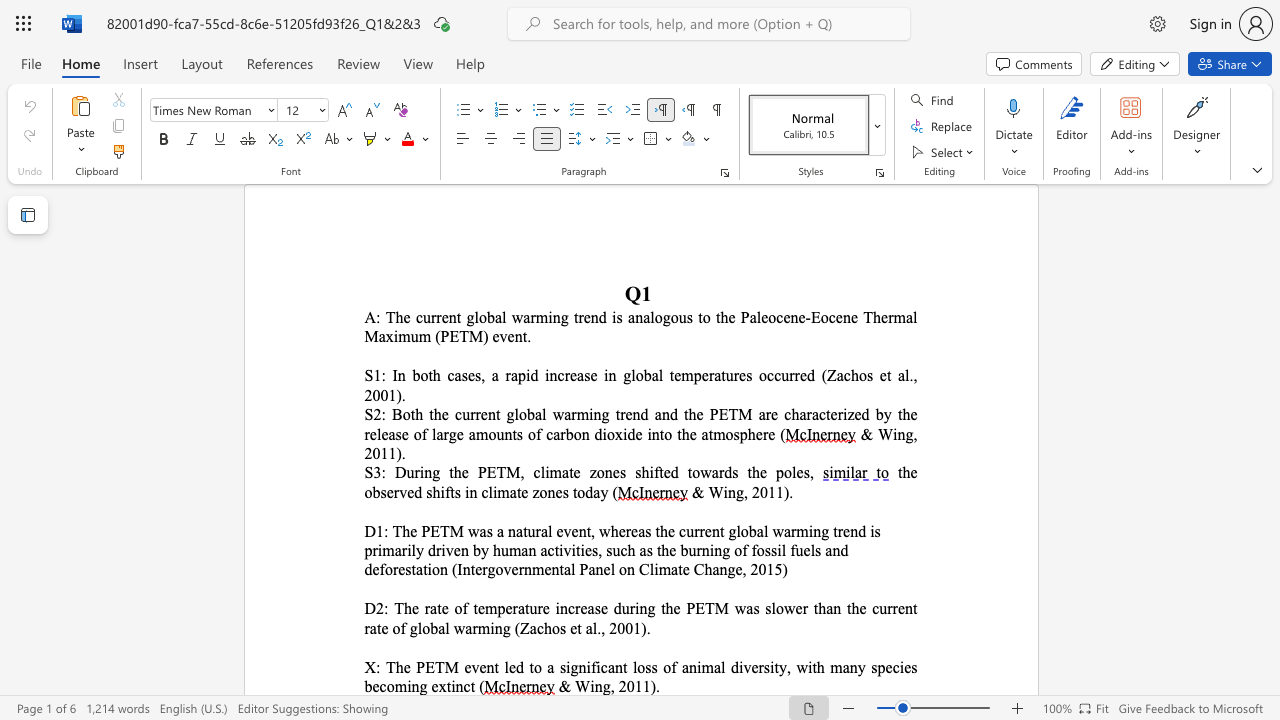 The width and height of the screenshot is (1280, 720). What do you see at coordinates (637, 685) in the screenshot?
I see `the 1th character "1" in the text` at bounding box center [637, 685].